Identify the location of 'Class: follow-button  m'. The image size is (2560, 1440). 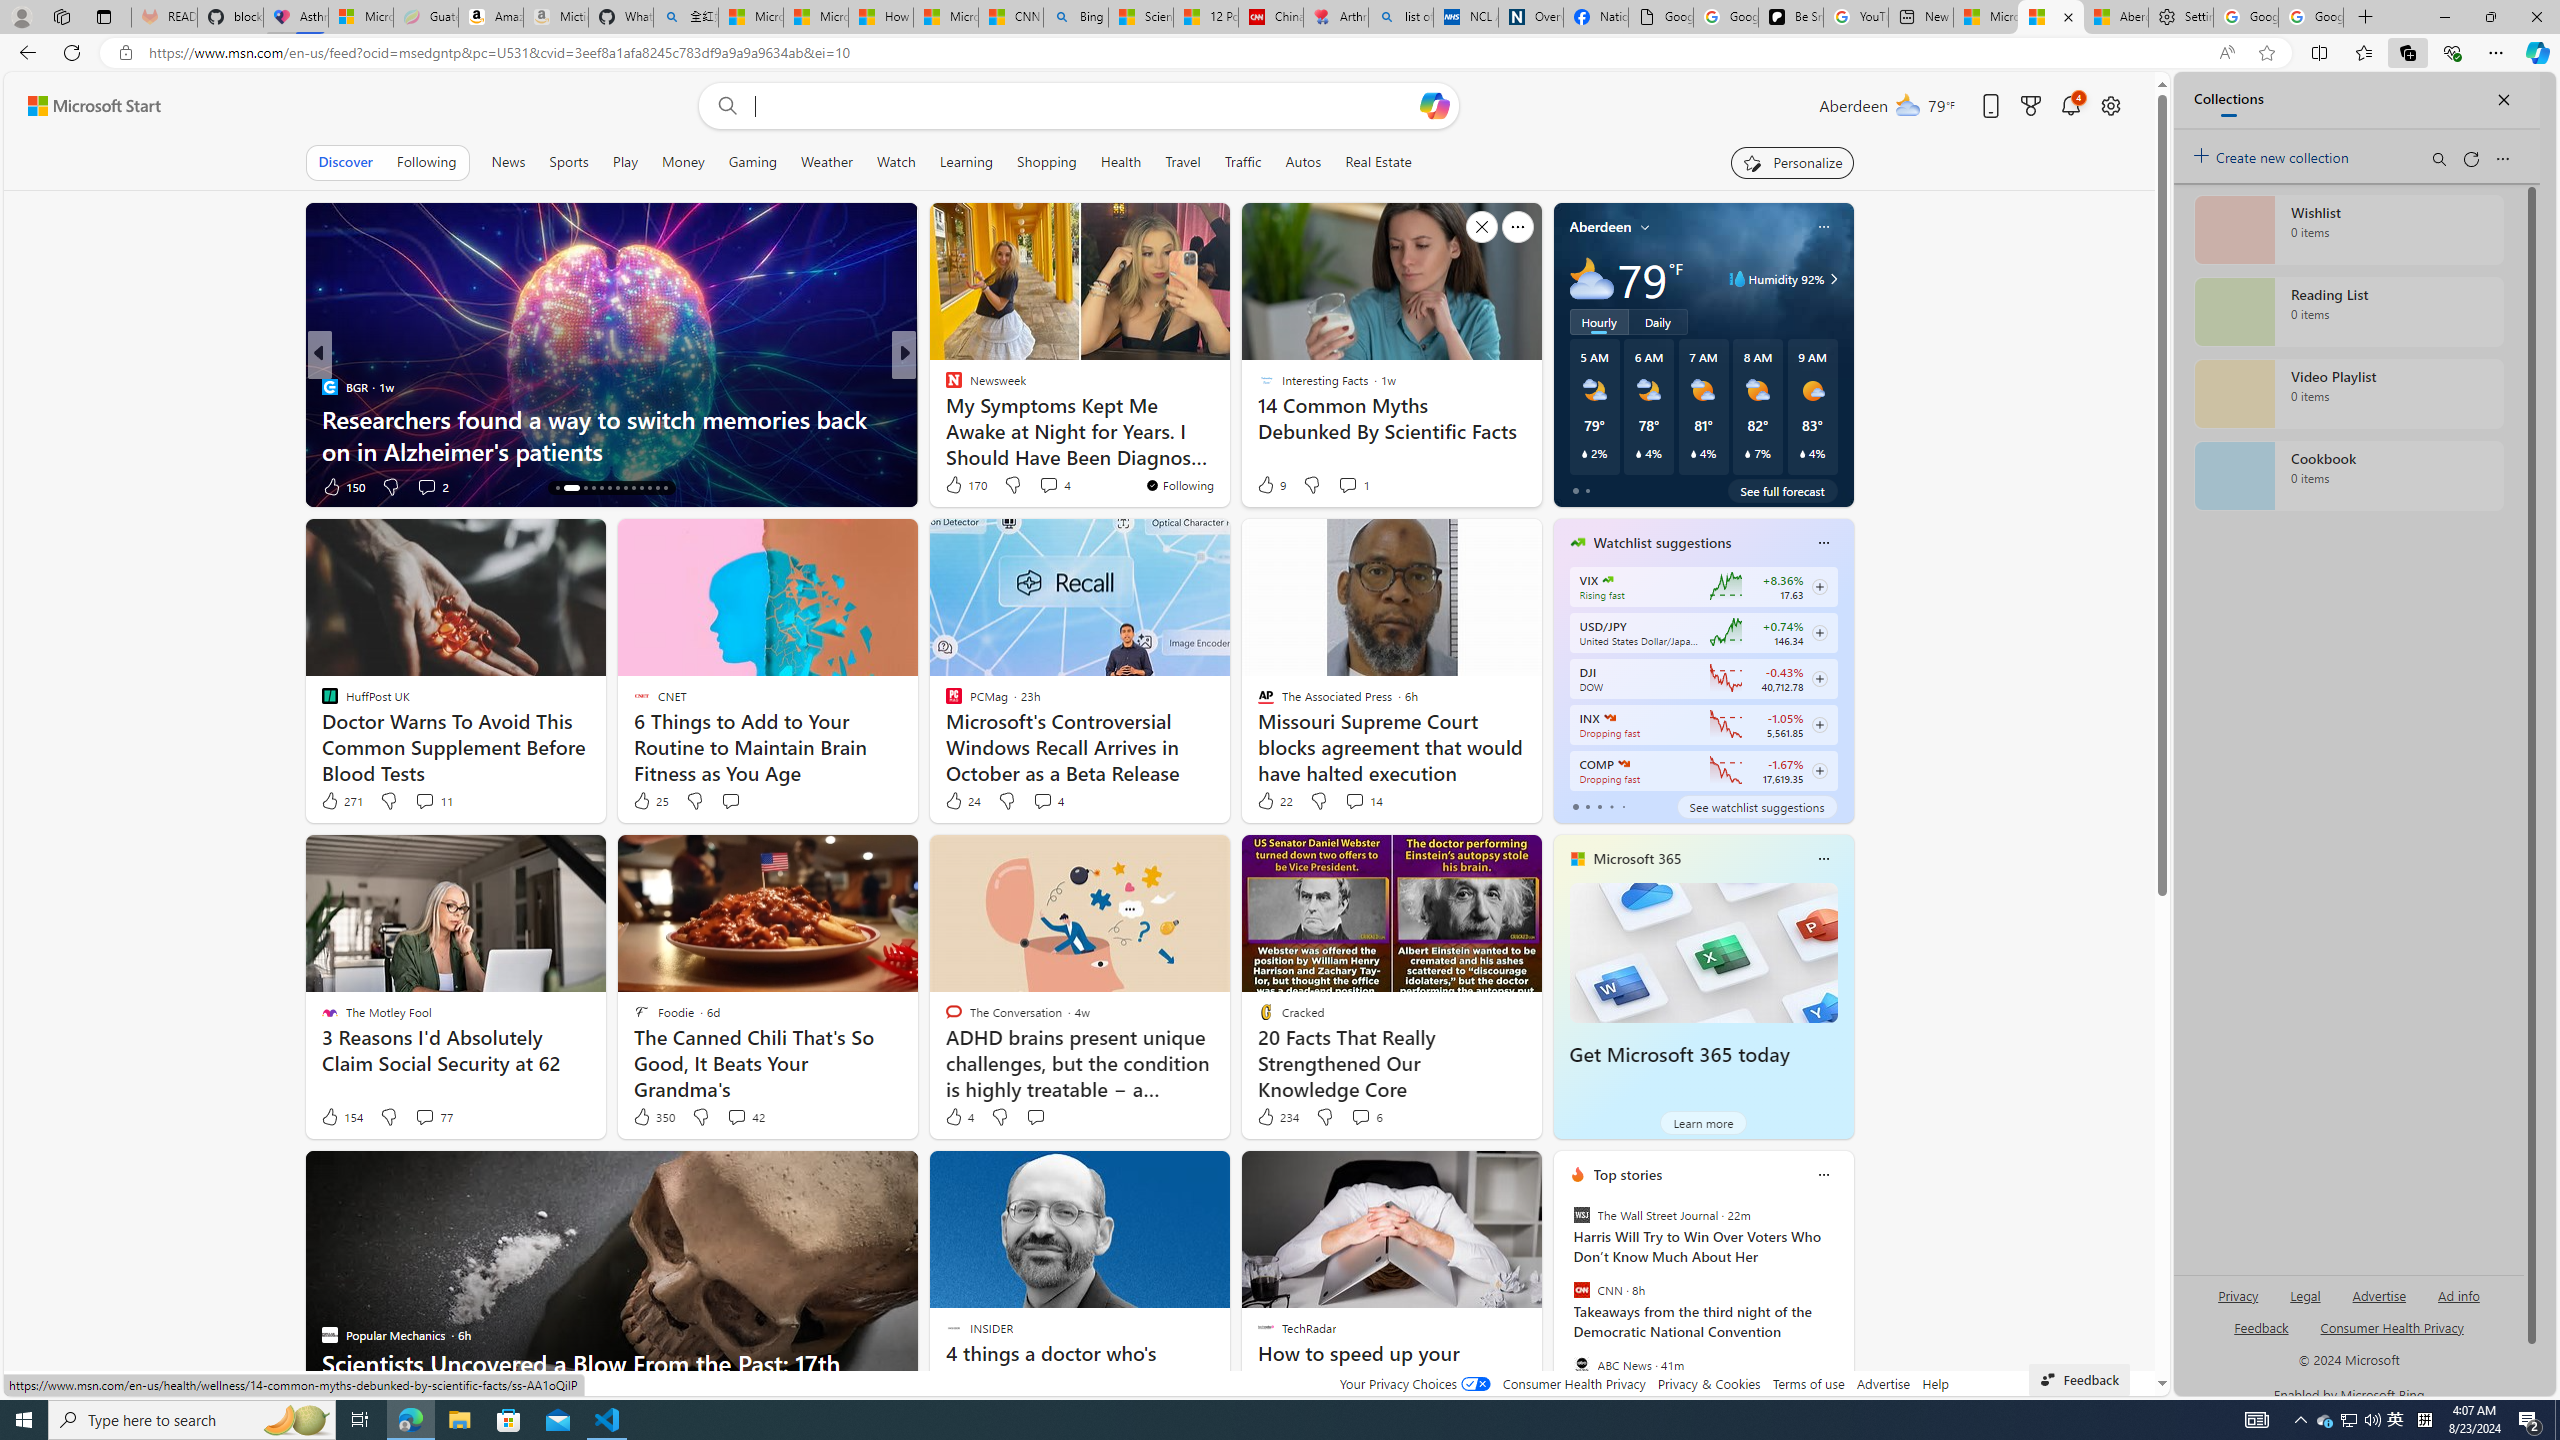
(1818, 770).